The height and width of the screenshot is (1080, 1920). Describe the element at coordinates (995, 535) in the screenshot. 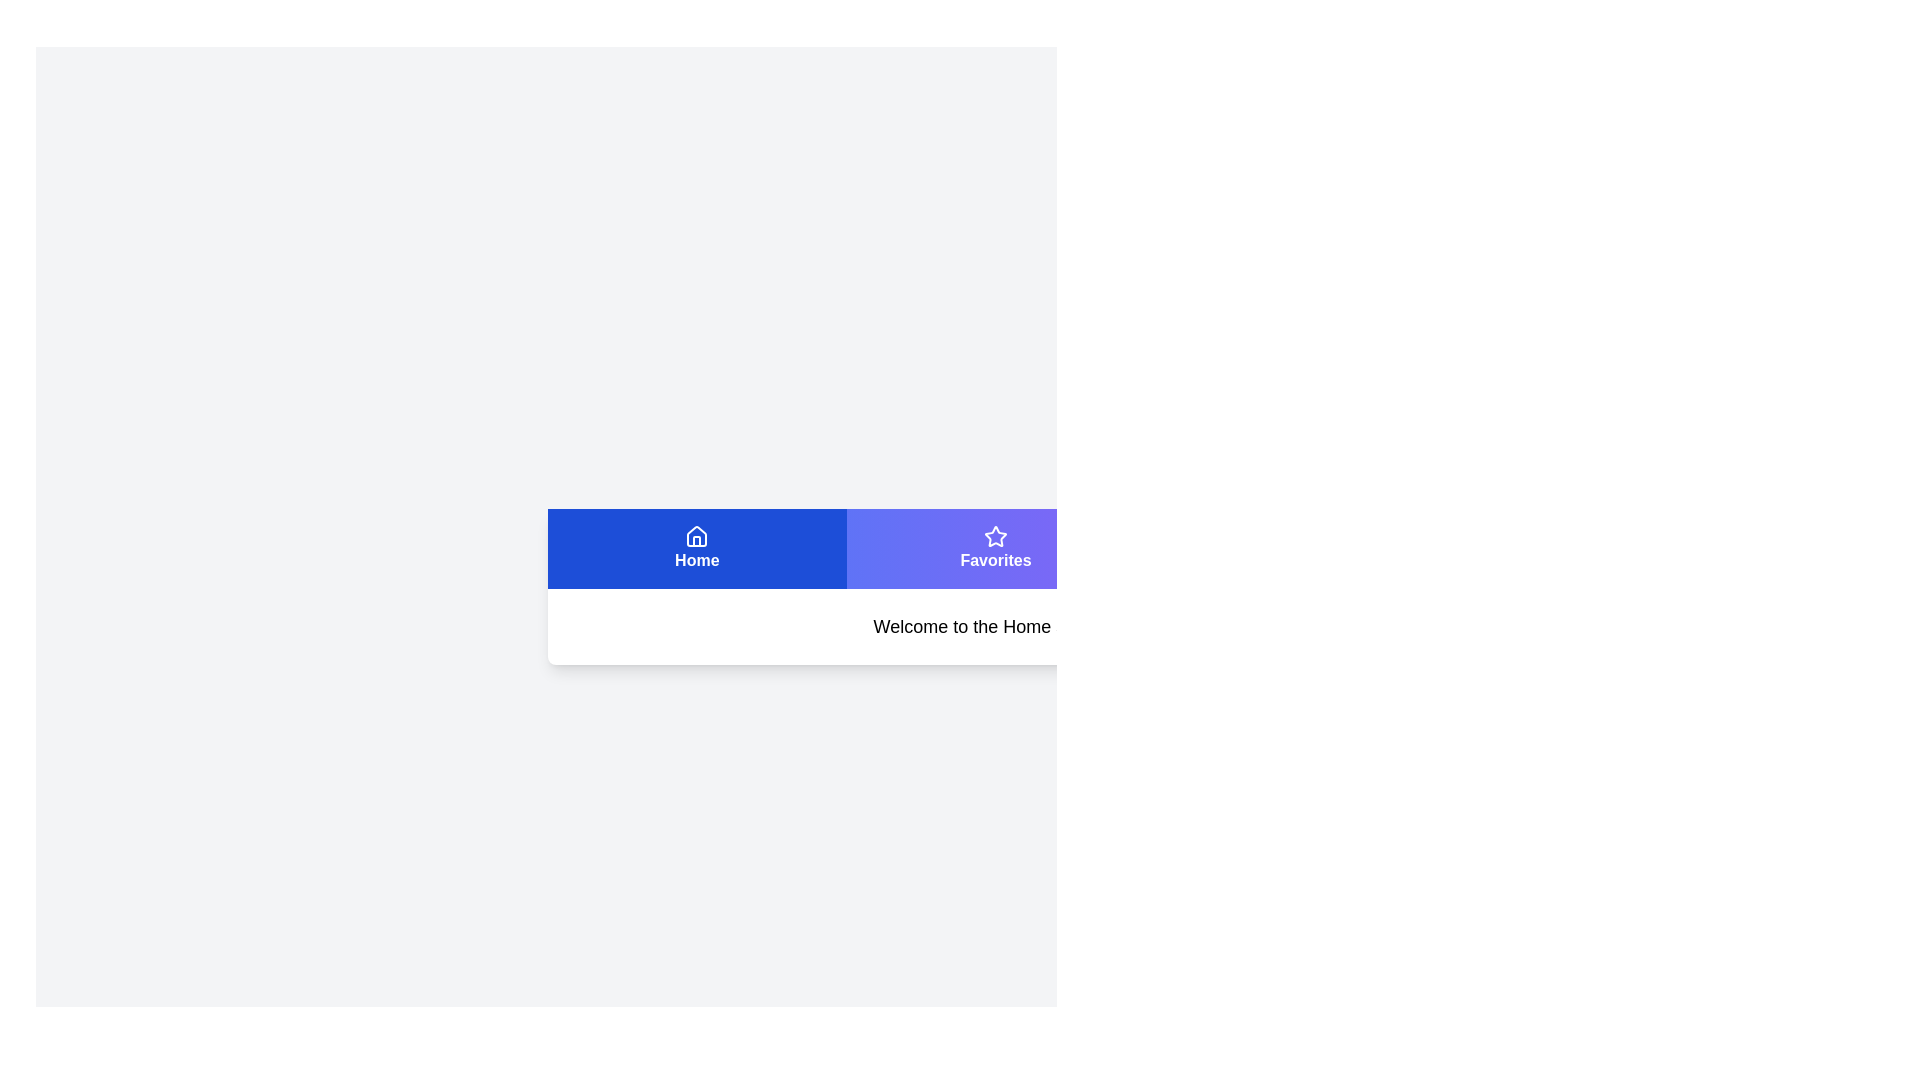

I see `the star-shaped icon outlined in the purple section labeled 'Favorites'` at that location.